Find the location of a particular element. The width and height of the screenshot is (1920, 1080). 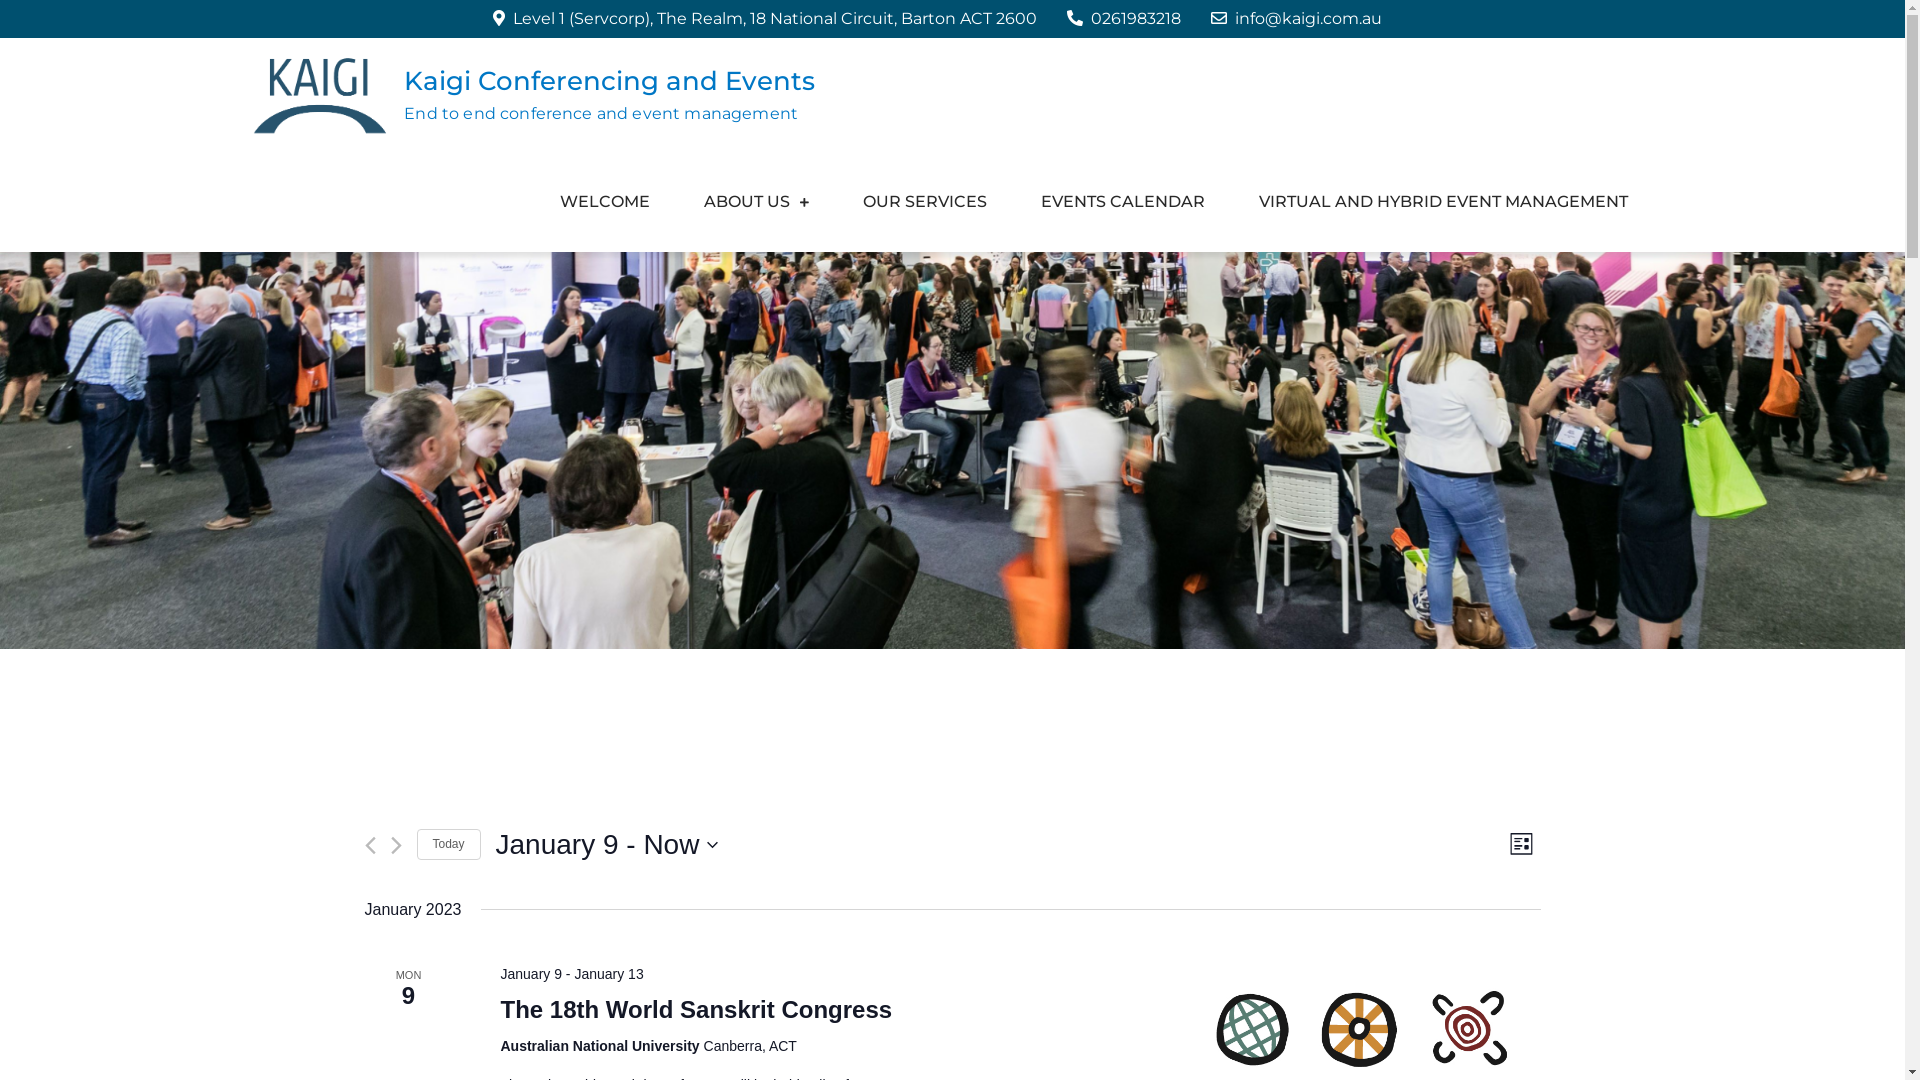

'EVENTS CALENDAR' is located at coordinates (1123, 201).